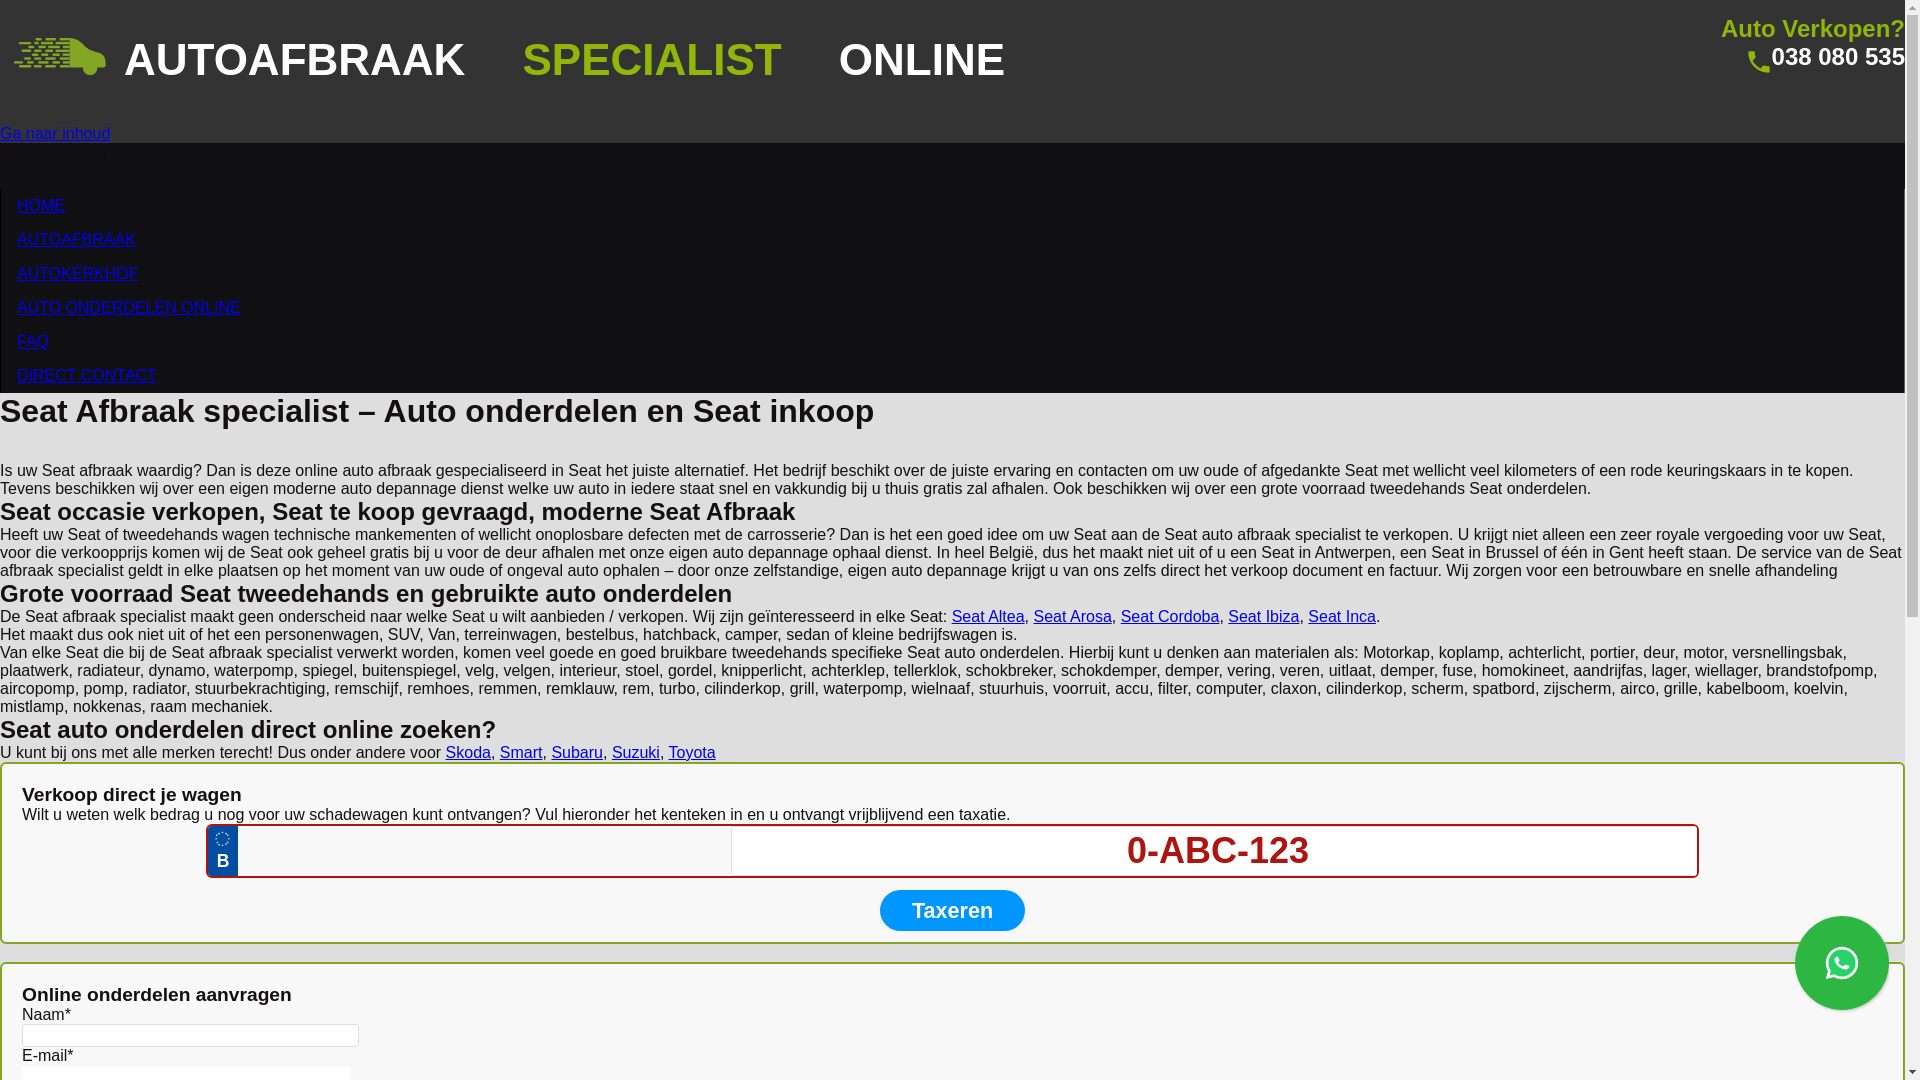  What do you see at coordinates (634, 752) in the screenshot?
I see `'Suzuki'` at bounding box center [634, 752].